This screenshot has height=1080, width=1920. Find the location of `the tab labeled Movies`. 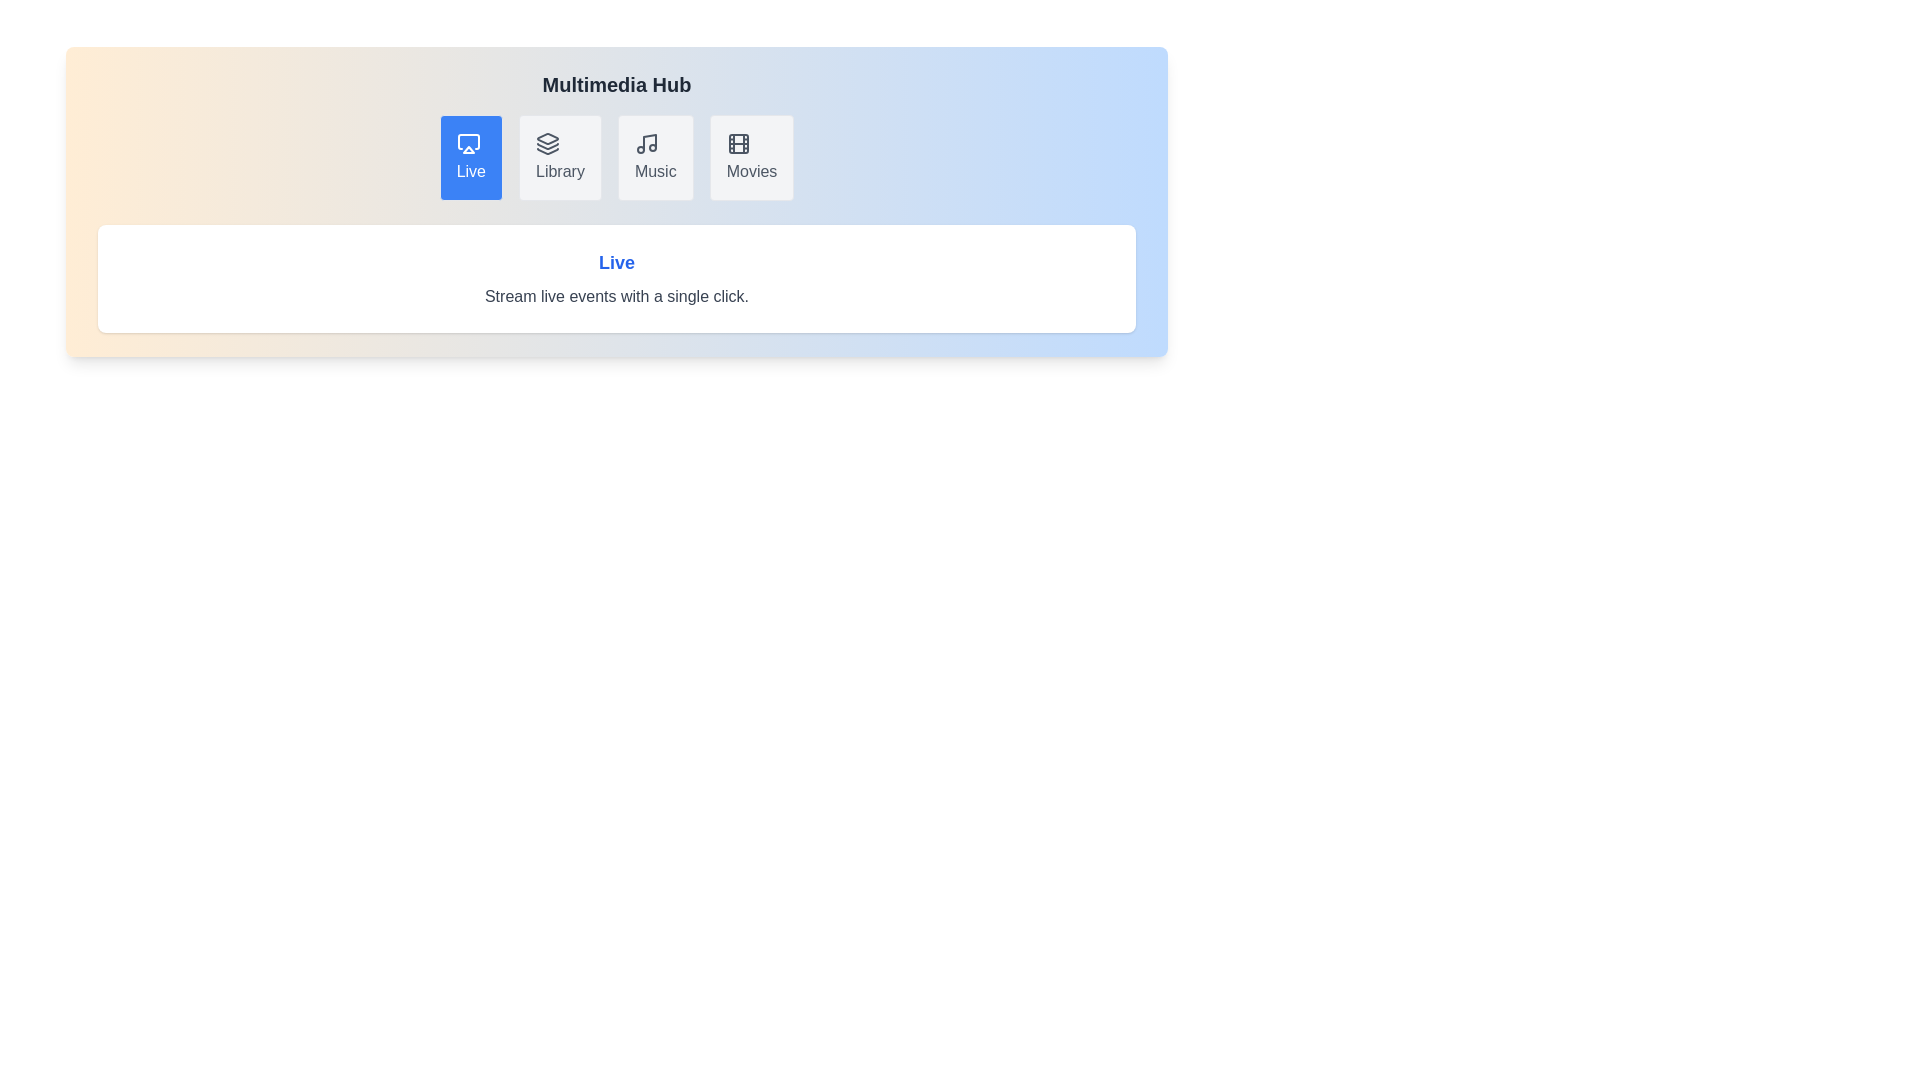

the tab labeled Movies is located at coordinates (751, 157).